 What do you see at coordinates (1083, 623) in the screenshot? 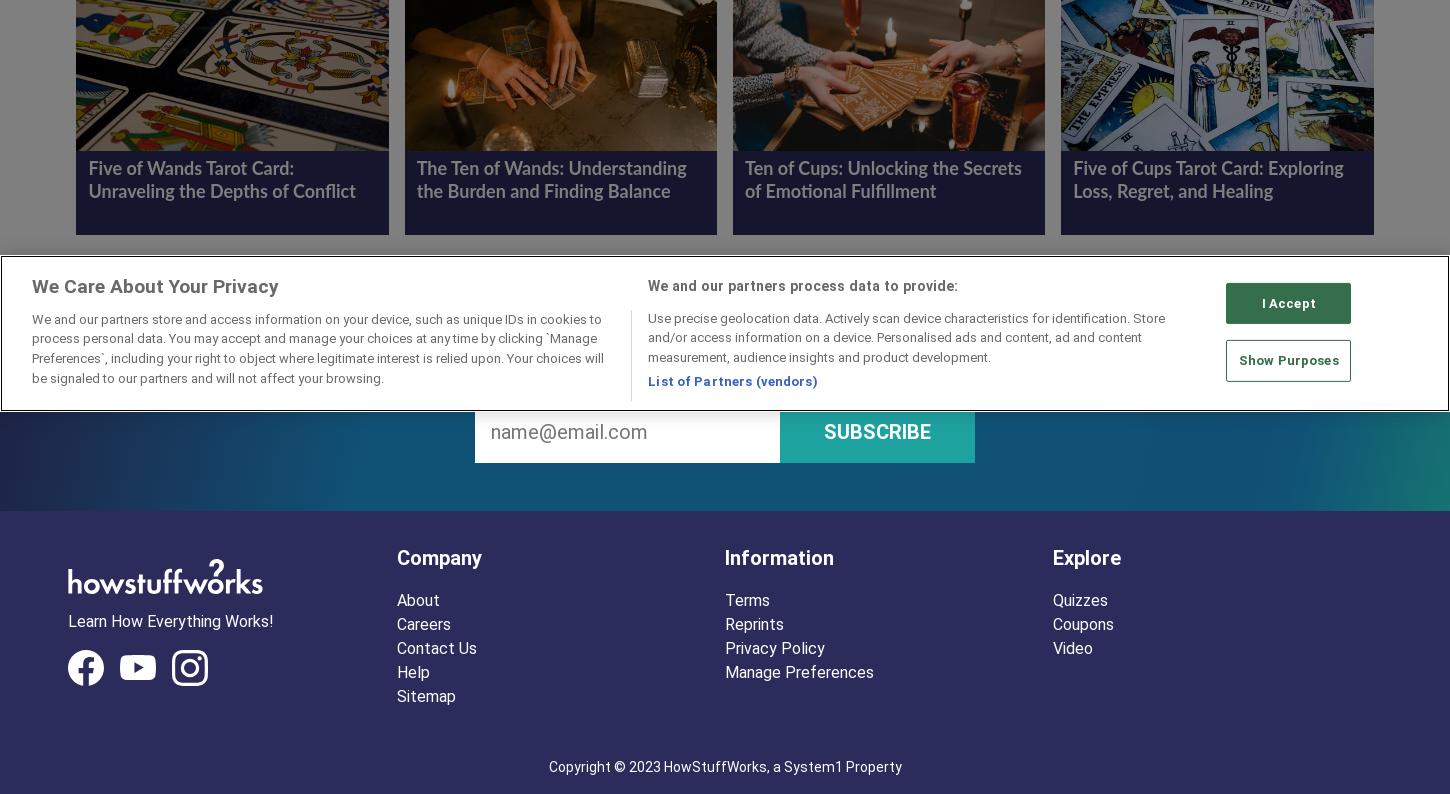
I see `'Coupons'` at bounding box center [1083, 623].